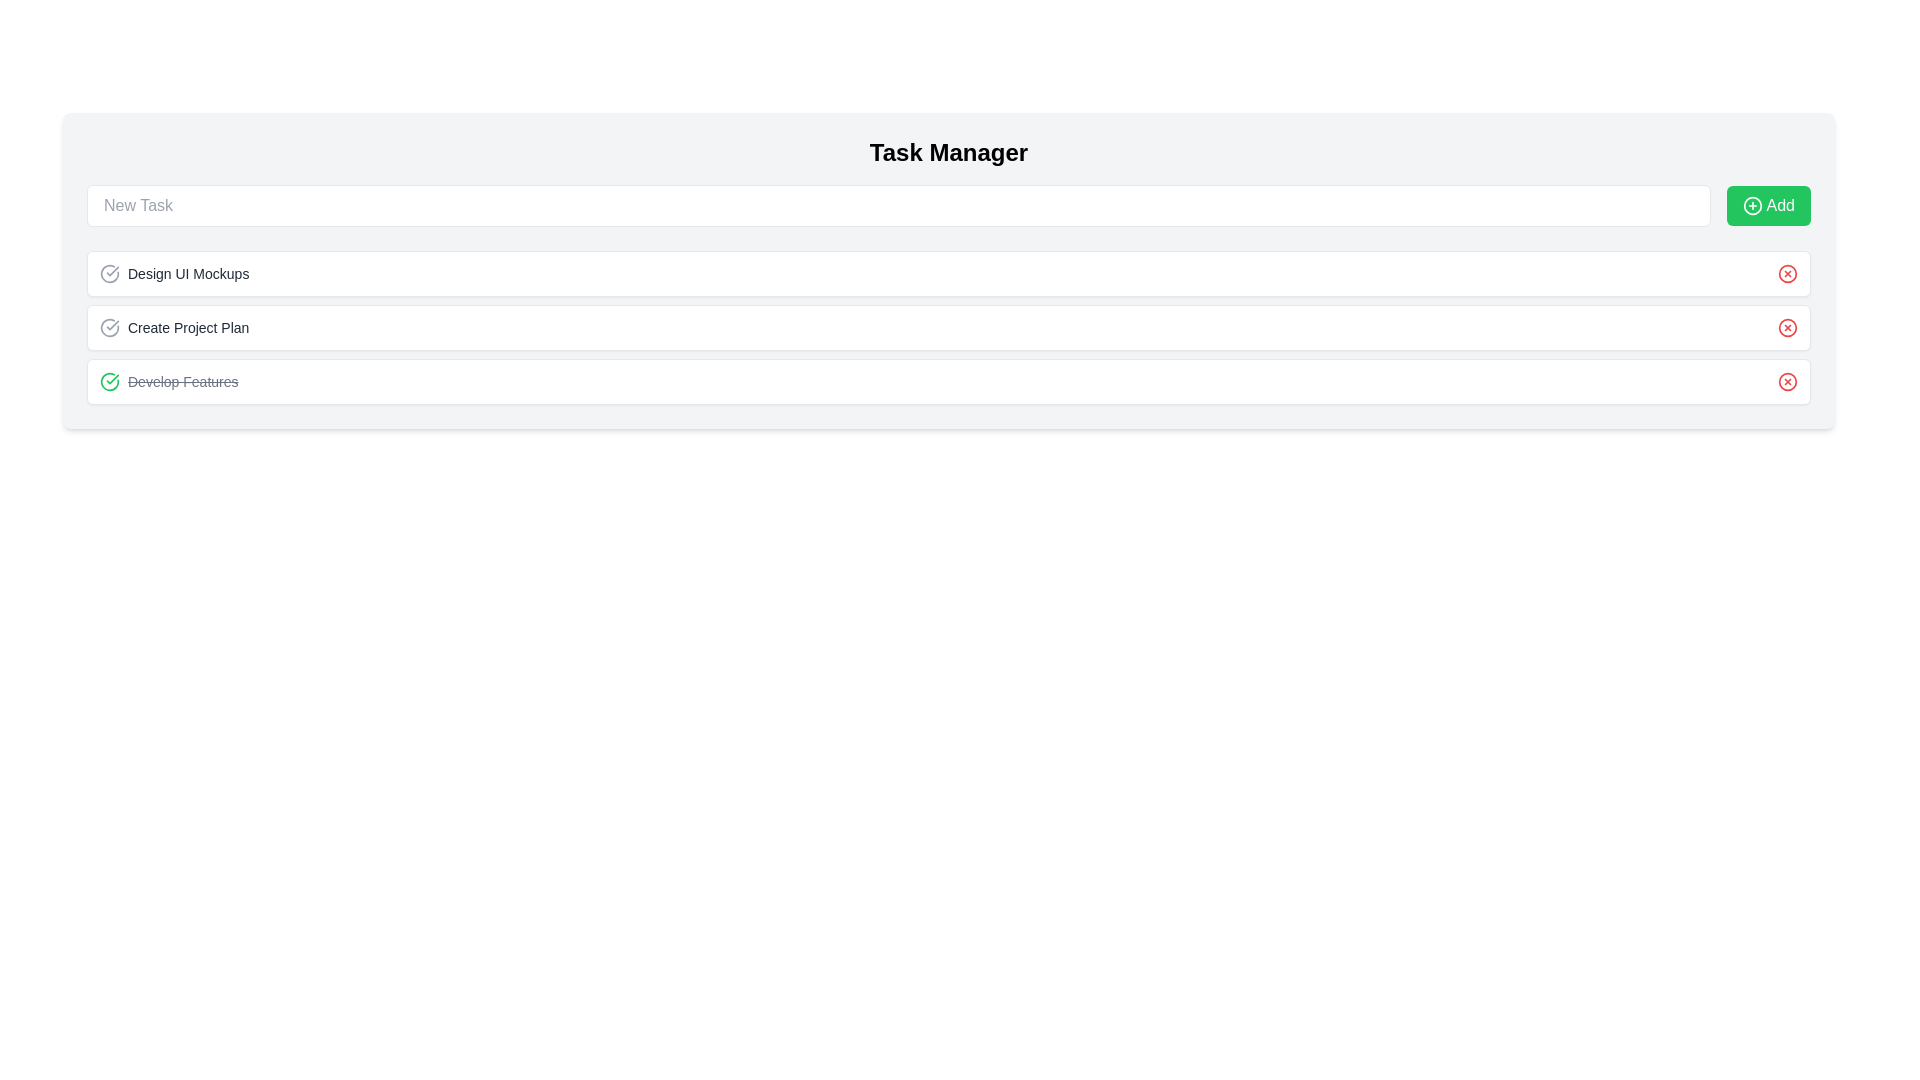 The width and height of the screenshot is (1920, 1080). Describe the element at coordinates (183, 381) in the screenshot. I see `the static text label displaying 'Develop Features', which is styled with a strikethrough to indicate a completed task` at that location.